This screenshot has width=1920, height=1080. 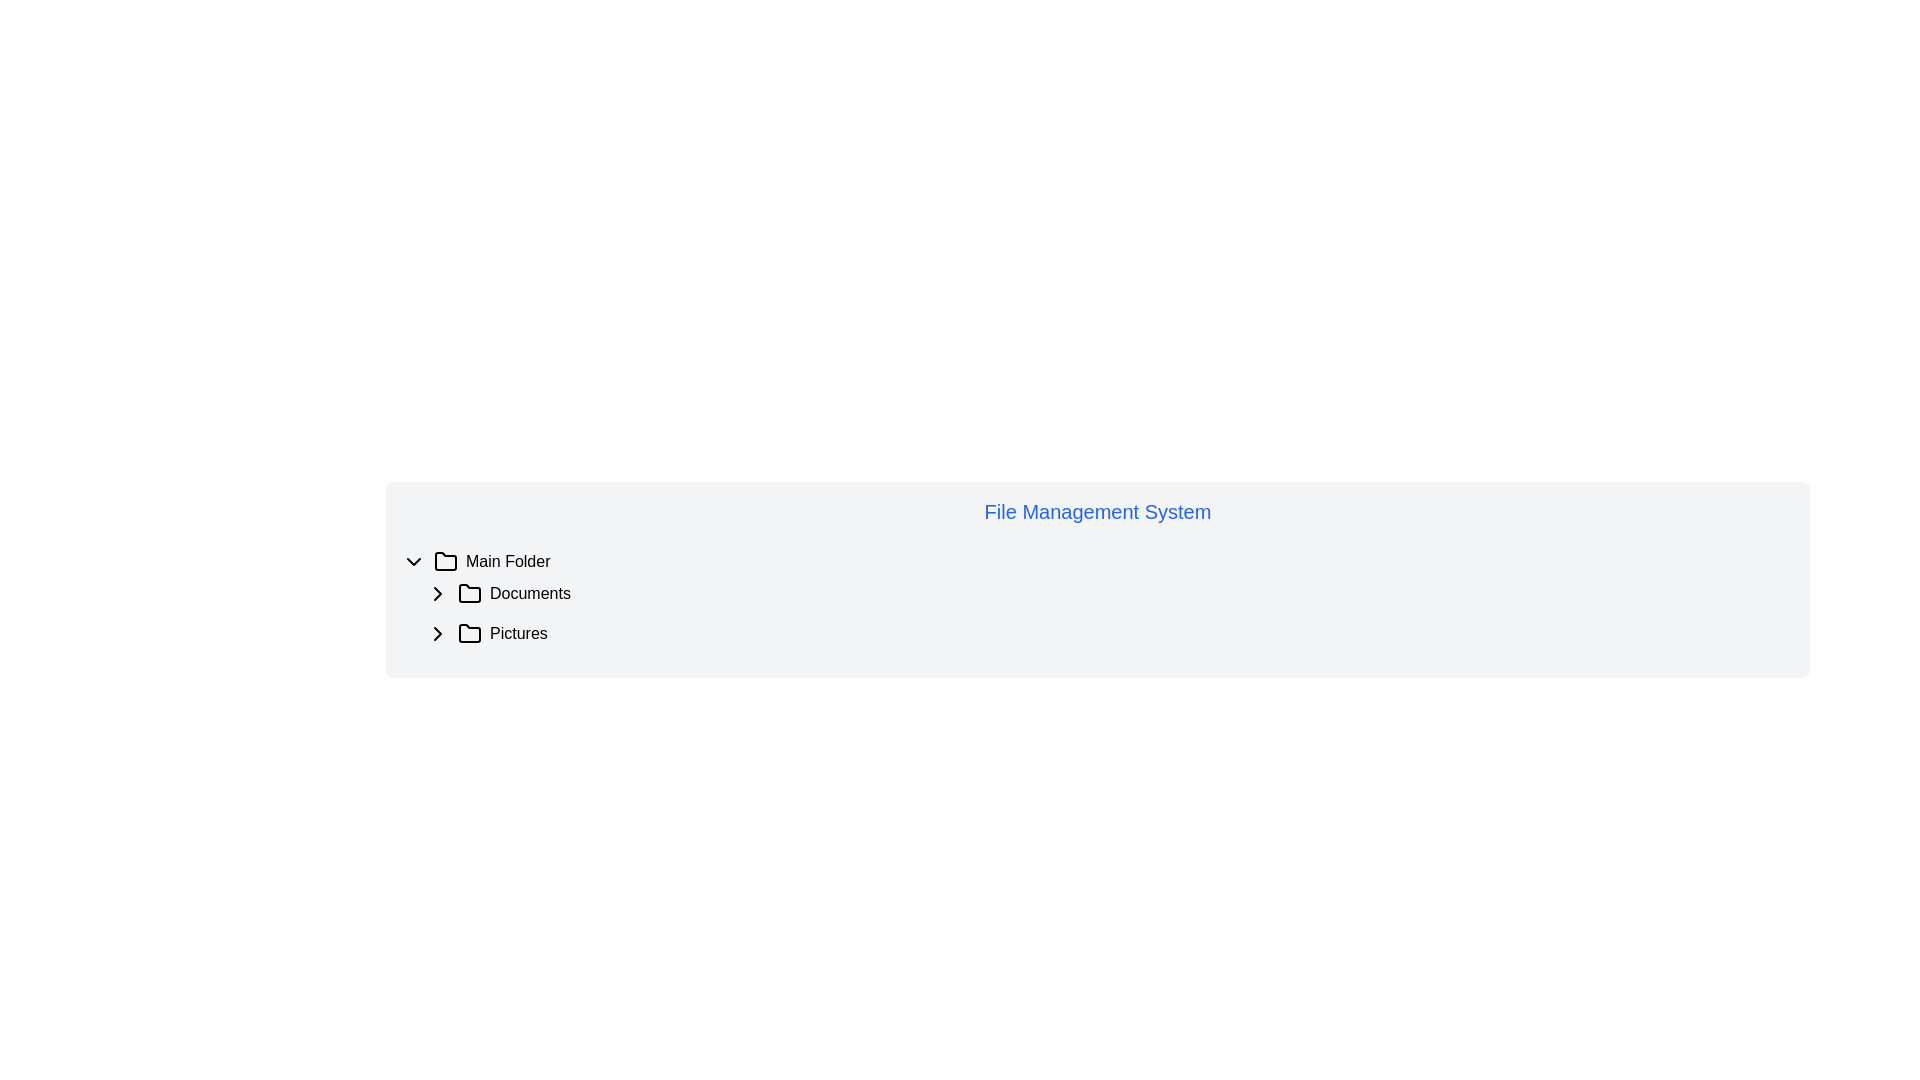 What do you see at coordinates (445, 562) in the screenshot?
I see `the folder icon that represents the 'Main Folder', which is visually situated to the left of the text and part of a row at the top of a hierarchical list structure` at bounding box center [445, 562].